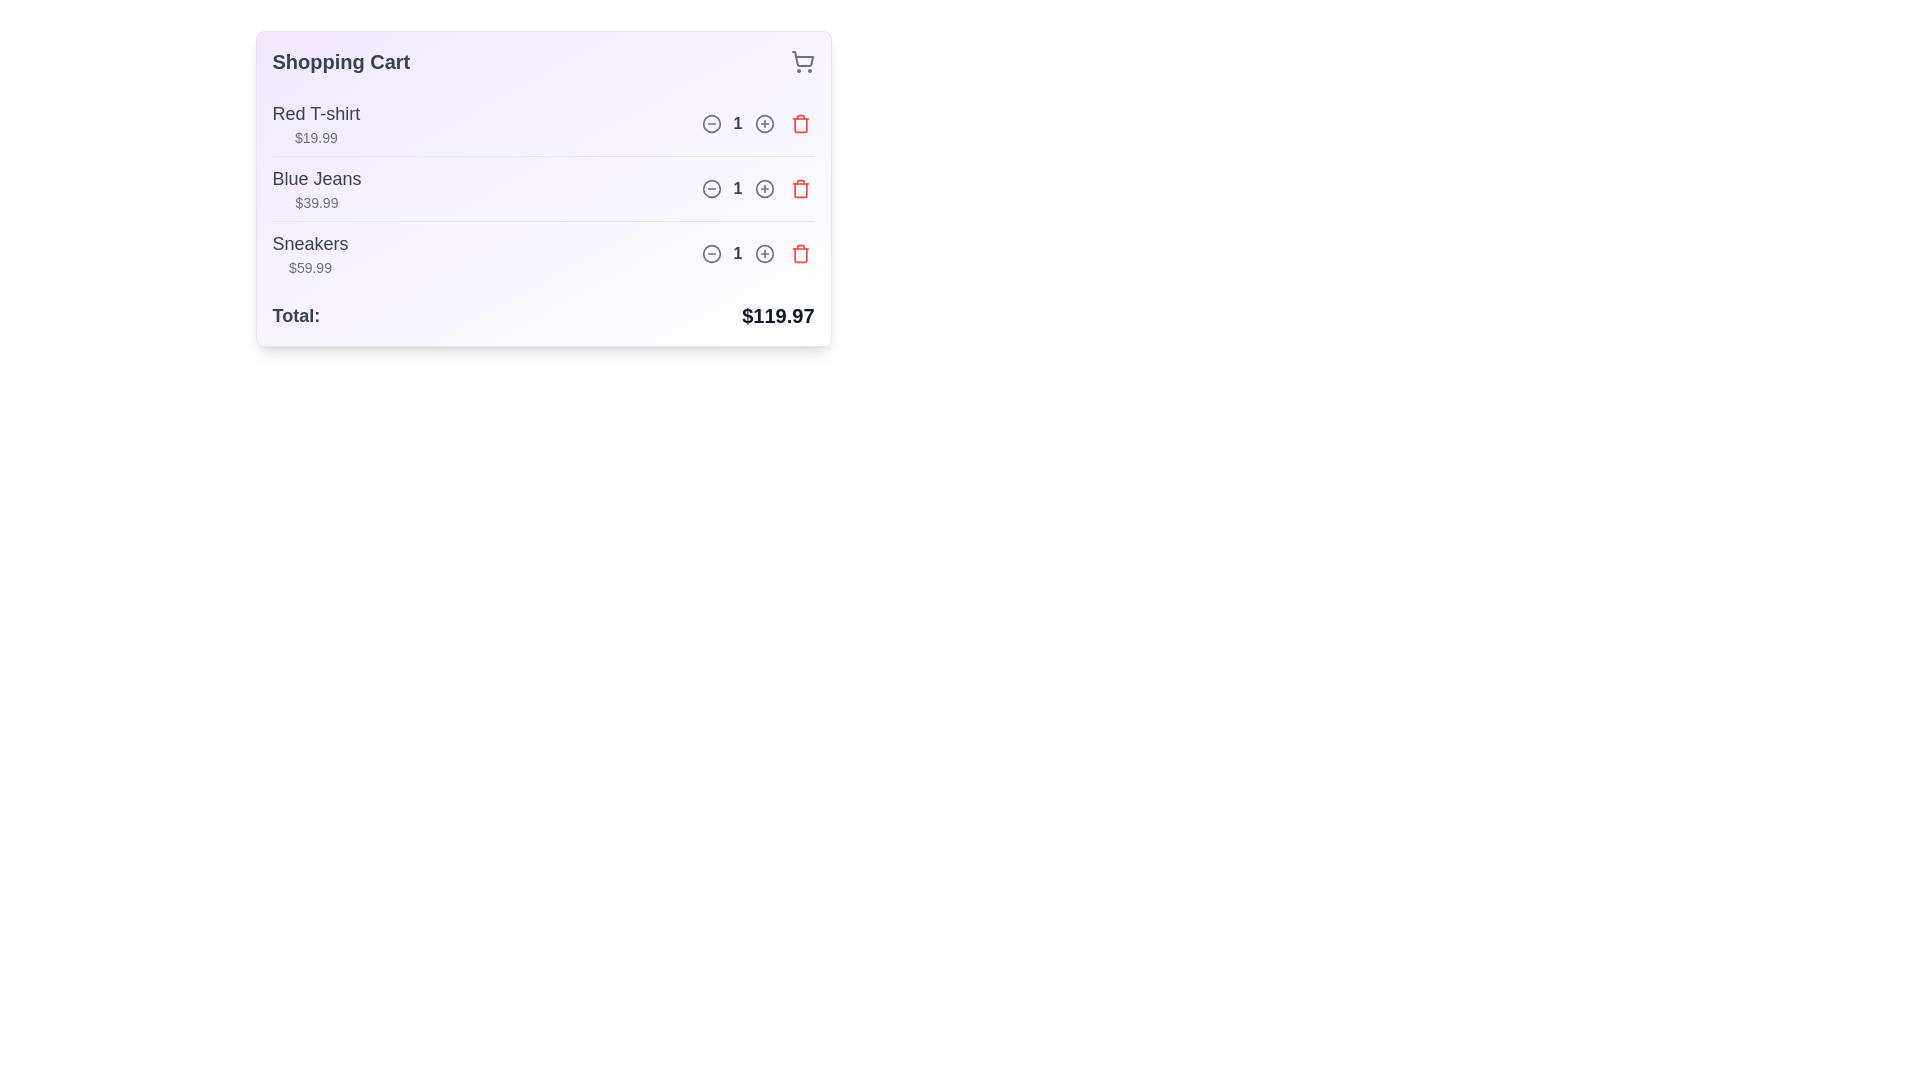  I want to click on the label that indicates the total price of selected items, which is positioned on the left side of the shopping cart summary interface, aligned with the bold price text '$119.97' on the right, so click(295, 315).